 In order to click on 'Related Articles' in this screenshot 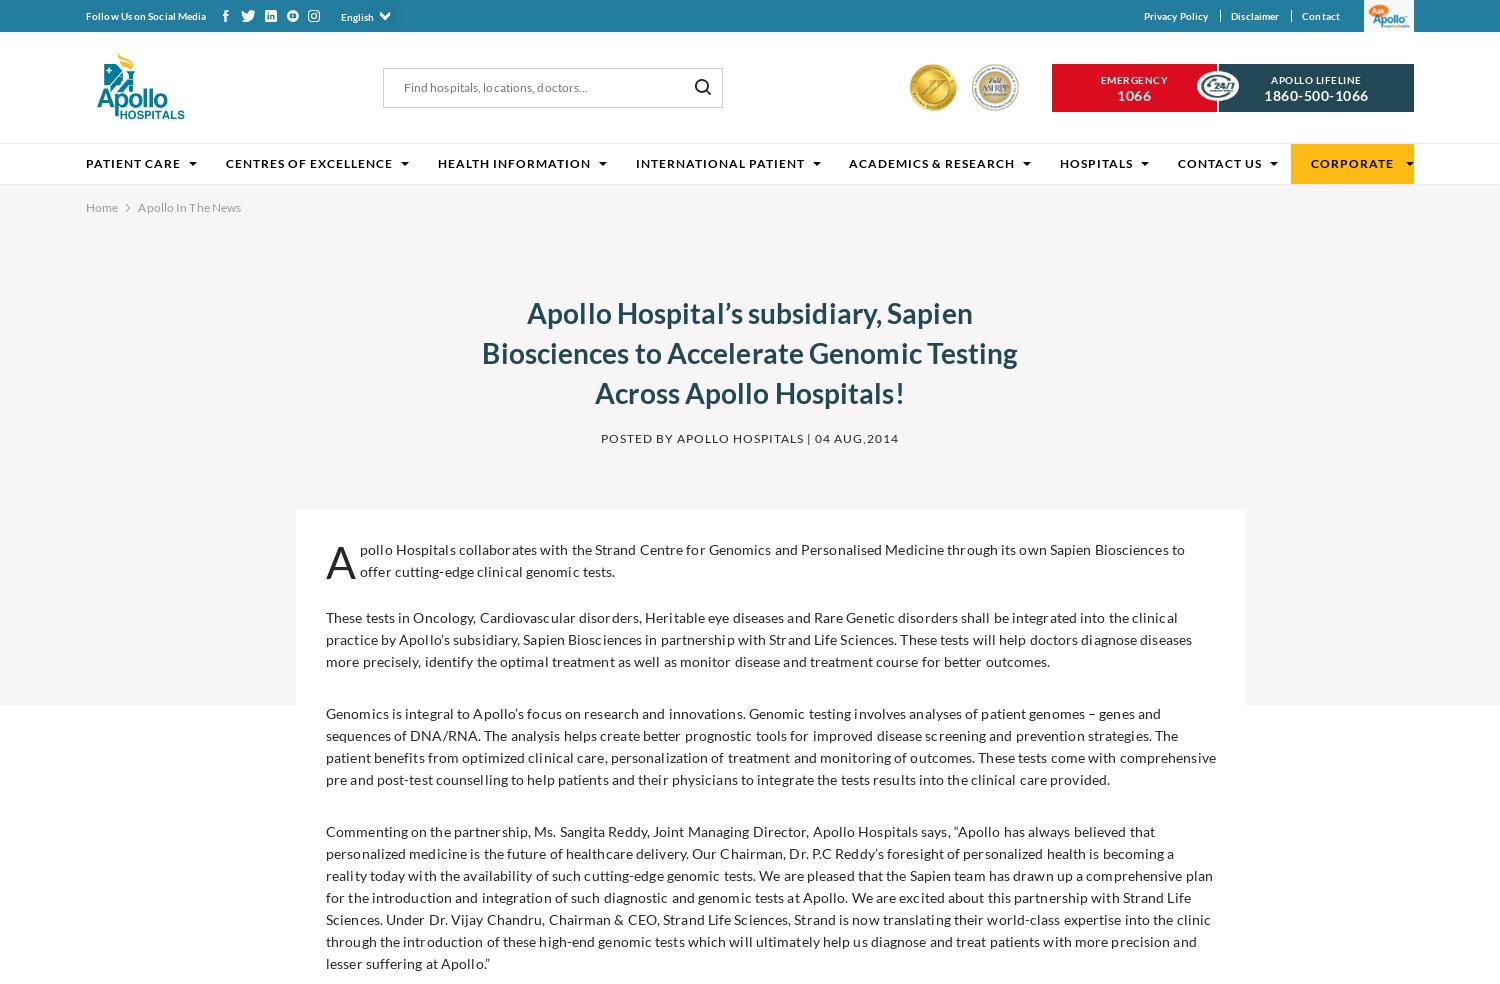, I will do `click(136, 329)`.